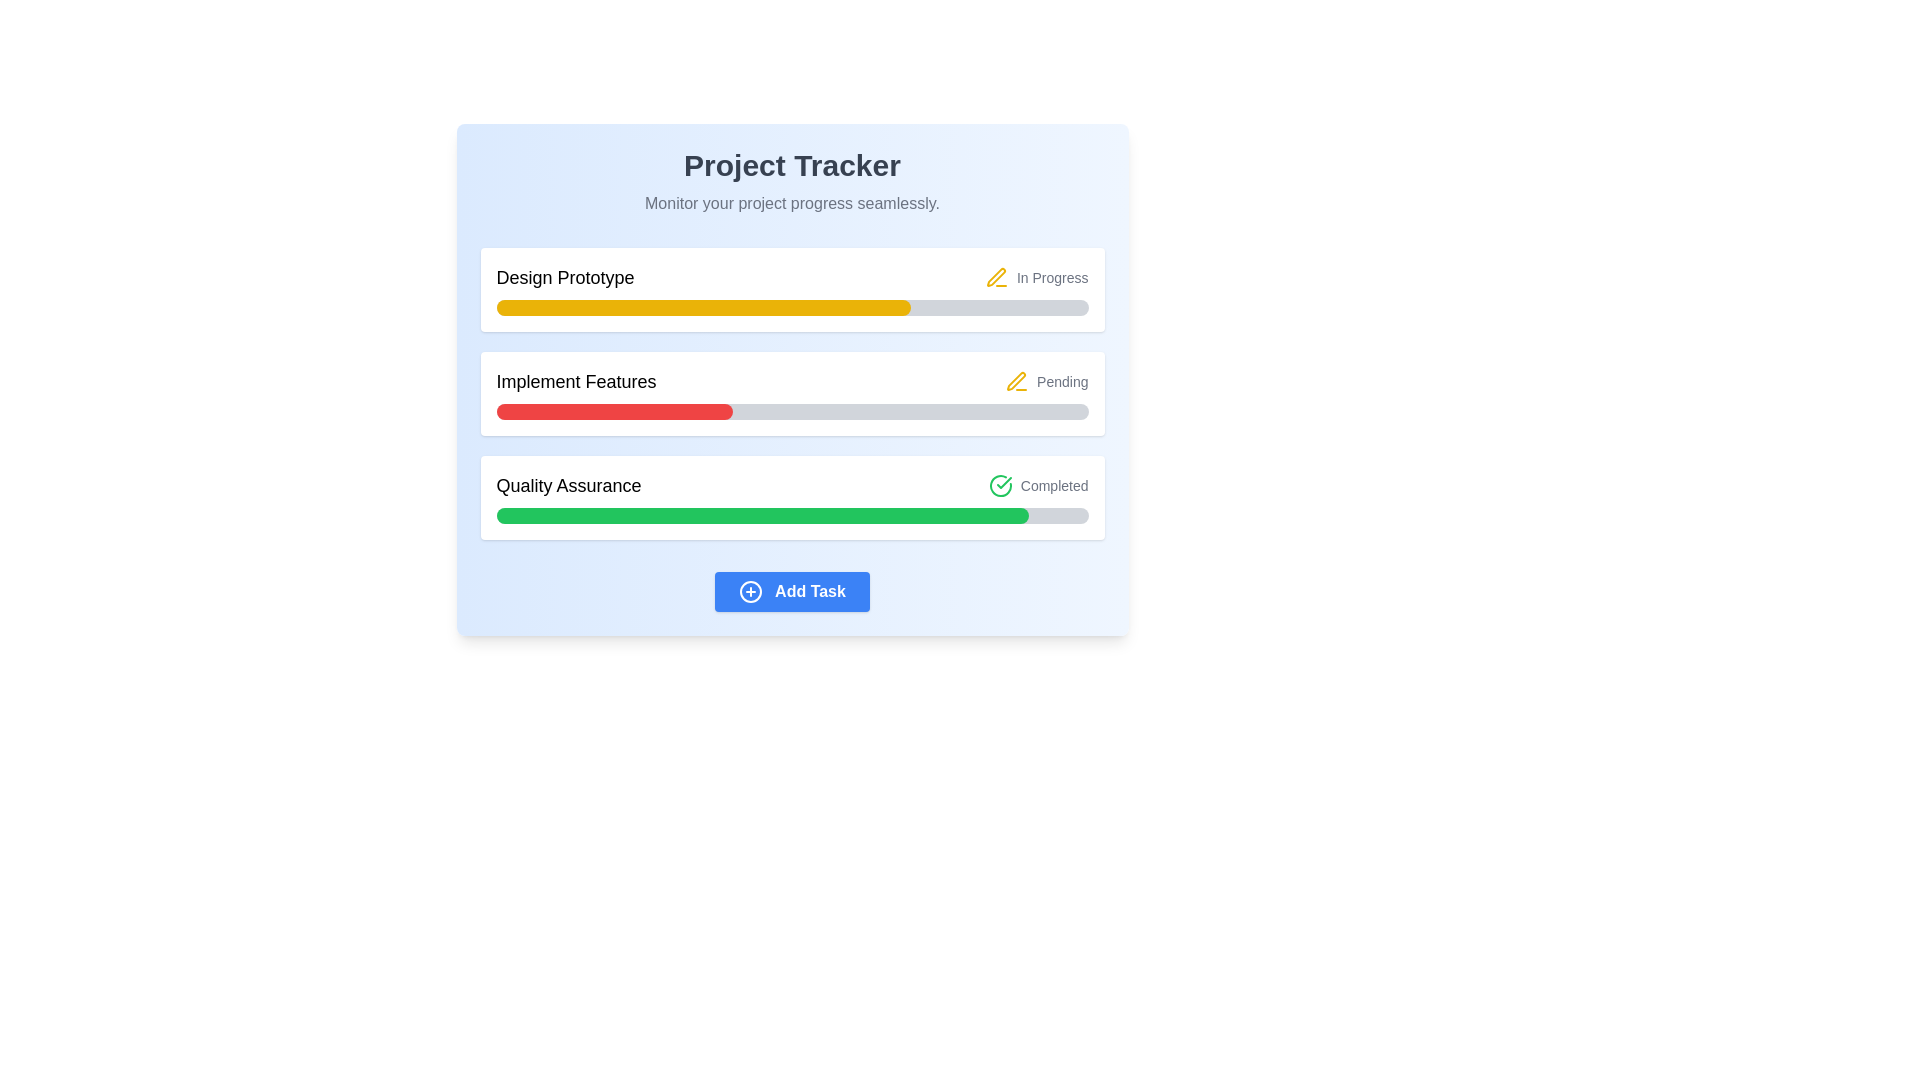  Describe the element at coordinates (816, 308) in the screenshot. I see `the progress bar` at that location.